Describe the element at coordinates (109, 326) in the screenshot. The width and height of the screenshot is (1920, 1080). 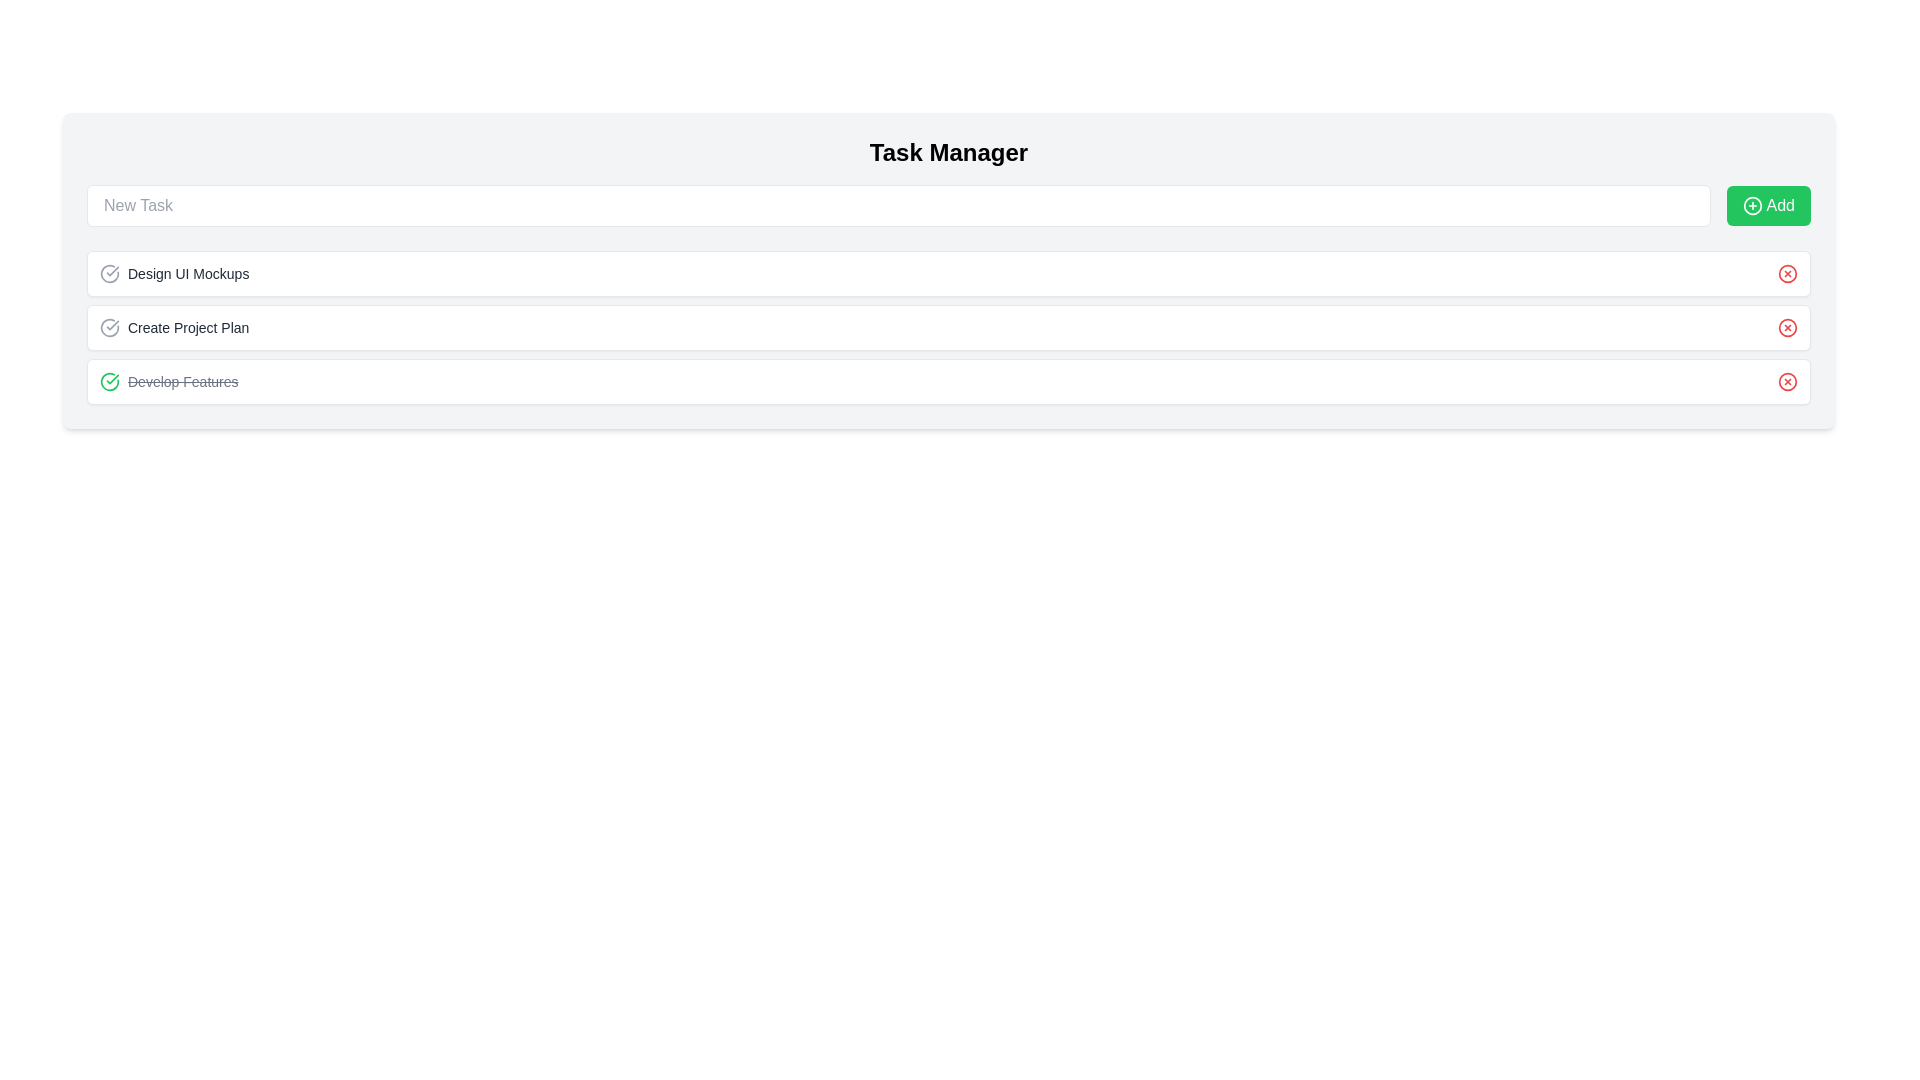
I see `the icon depicting a circle with a checkmark, located within the 'Create Project Plan' list item, which is the second entry in the task management interface` at that location.